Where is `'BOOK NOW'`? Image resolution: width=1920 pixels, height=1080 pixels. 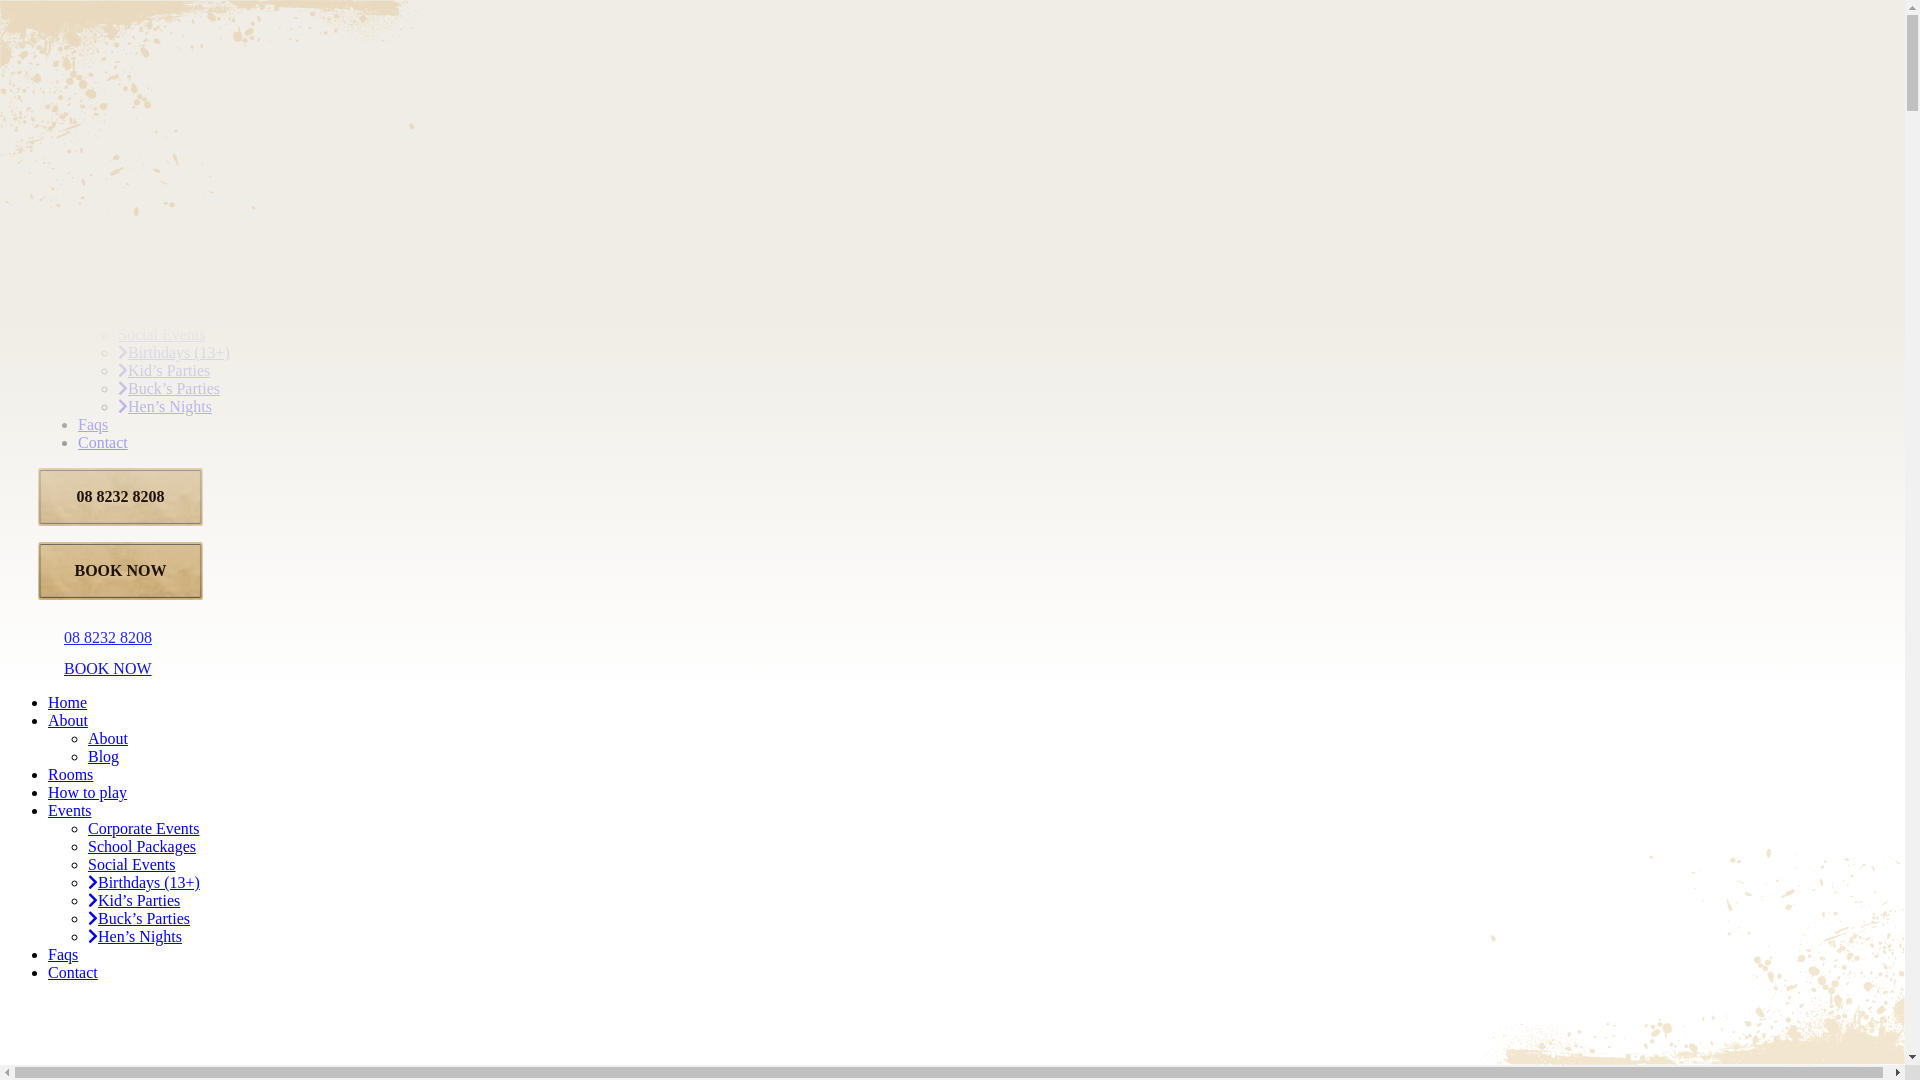 'BOOK NOW' is located at coordinates (38, 570).